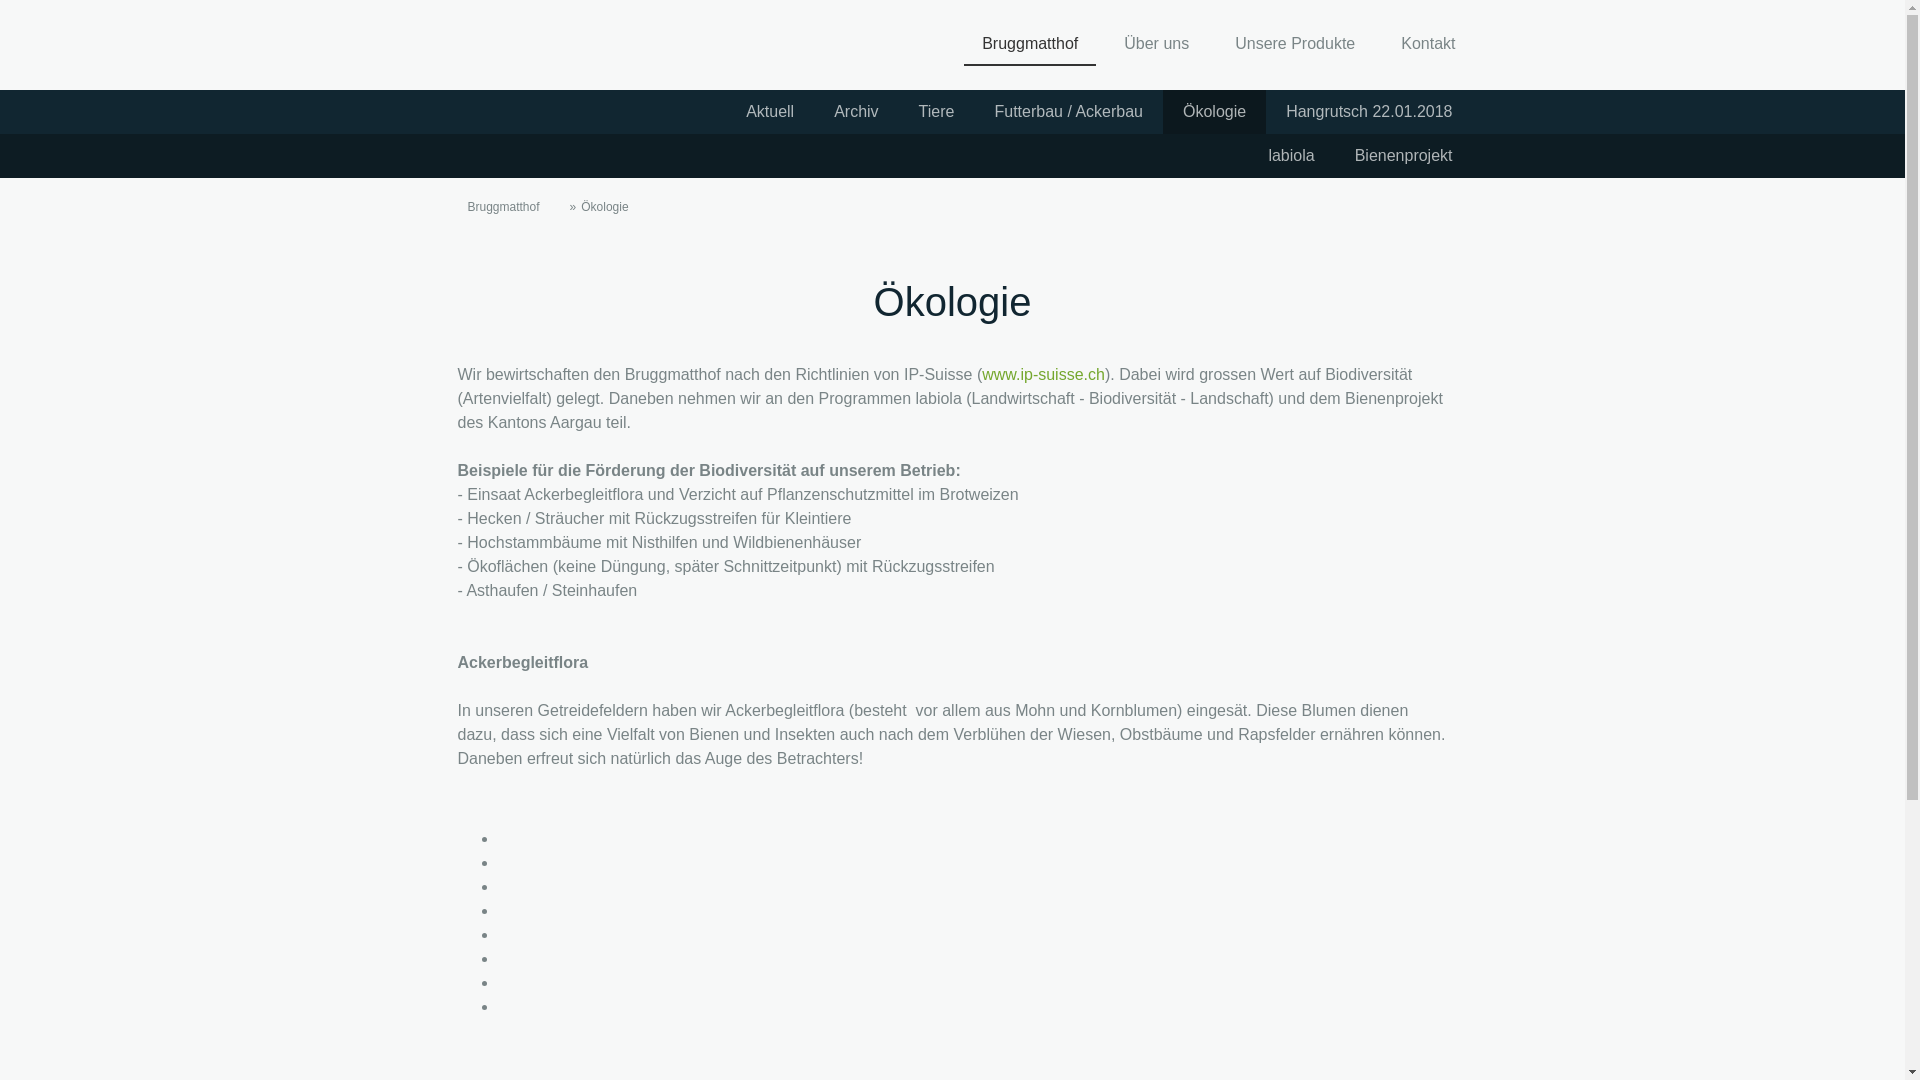 The image size is (1920, 1080). What do you see at coordinates (1030, 45) in the screenshot?
I see `'Bruggmatthof'` at bounding box center [1030, 45].